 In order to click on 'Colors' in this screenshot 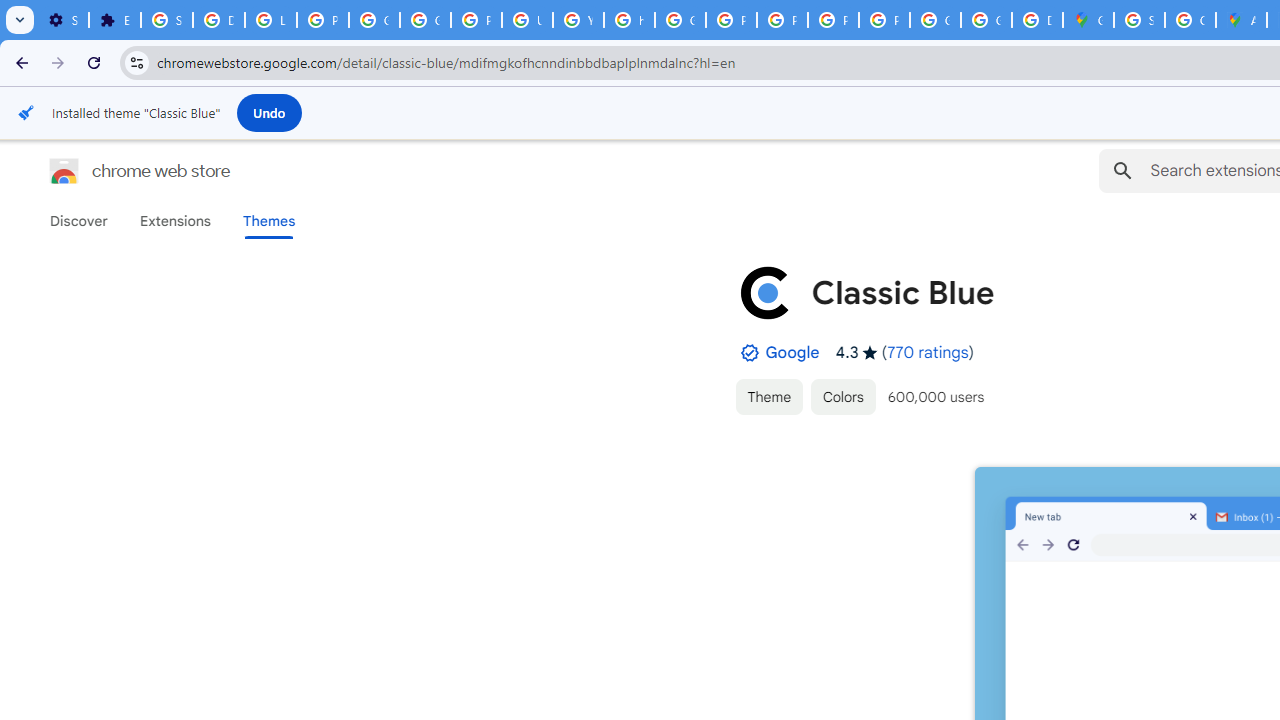, I will do `click(843, 396)`.